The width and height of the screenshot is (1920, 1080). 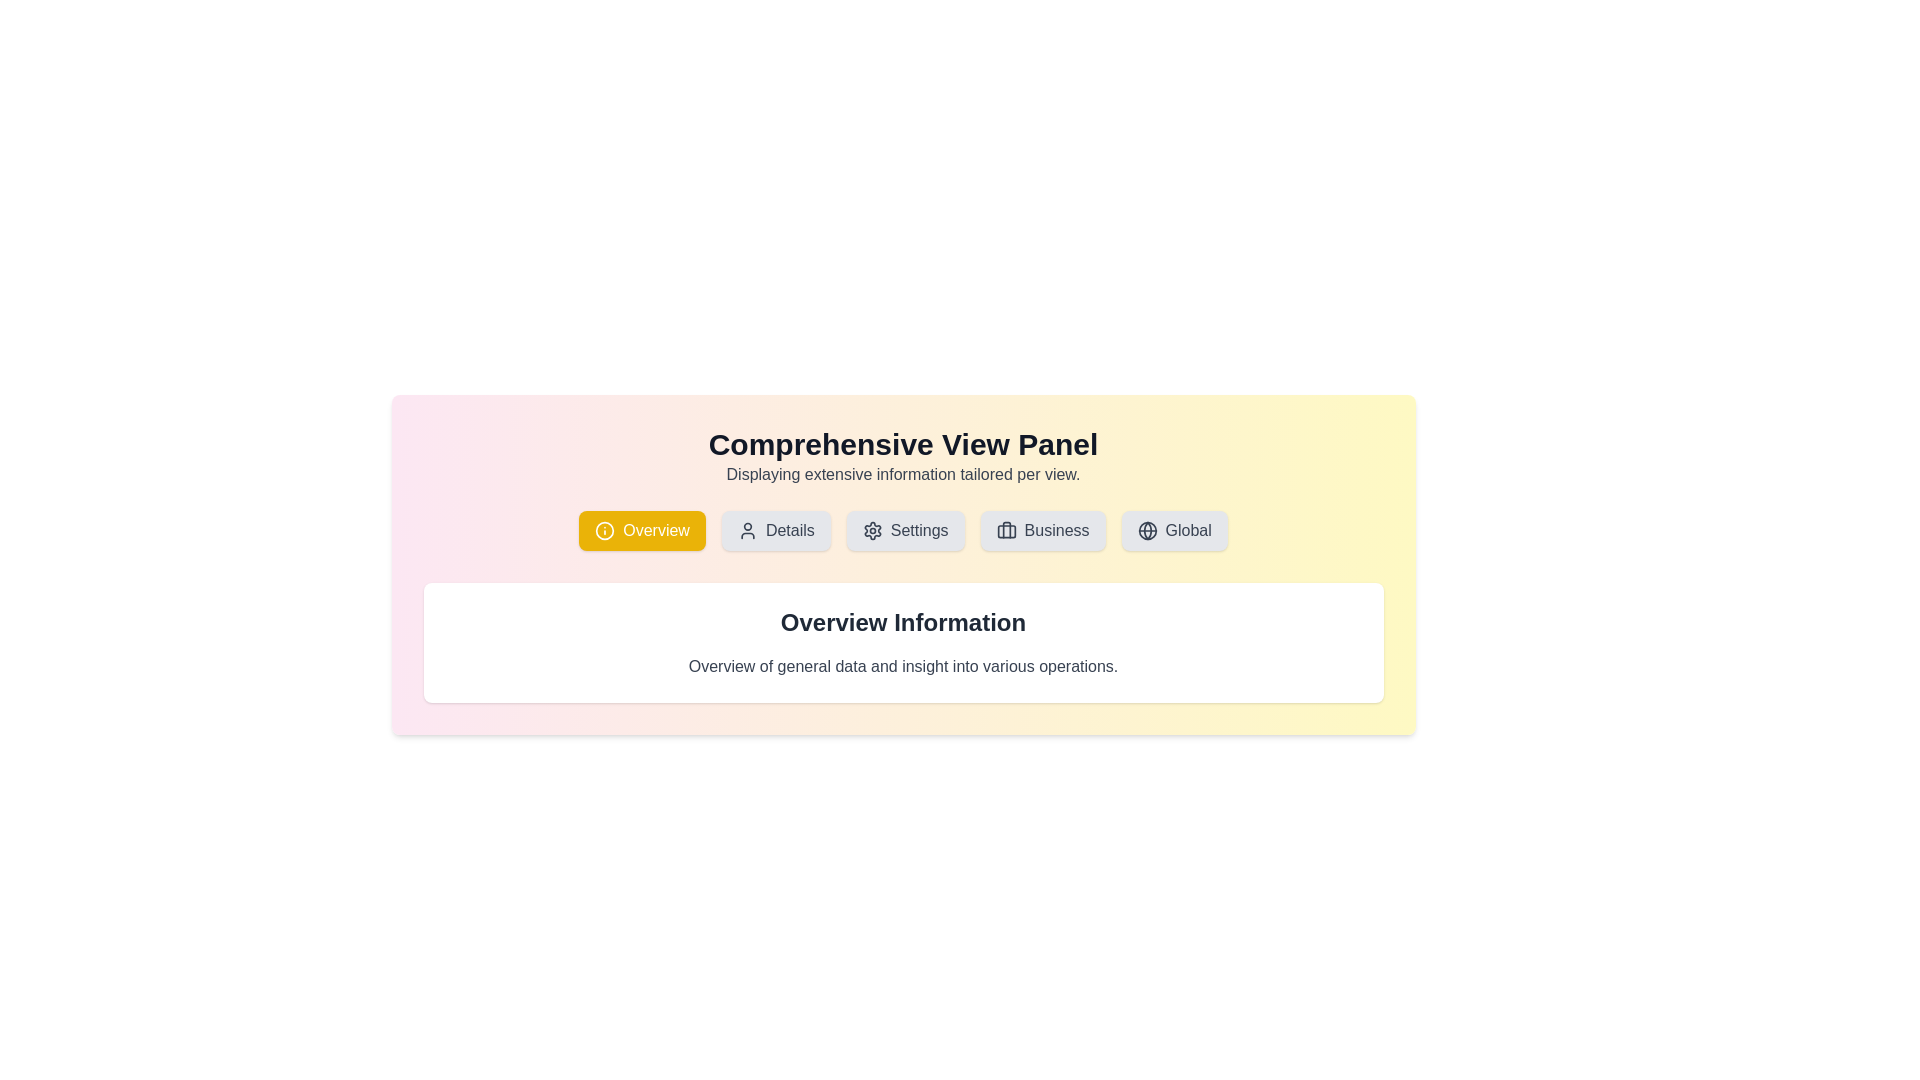 I want to click on the yellow button containing the text label that leads to an overview or summary page of the application, located near the top-left section of the central content area, so click(x=656, y=530).